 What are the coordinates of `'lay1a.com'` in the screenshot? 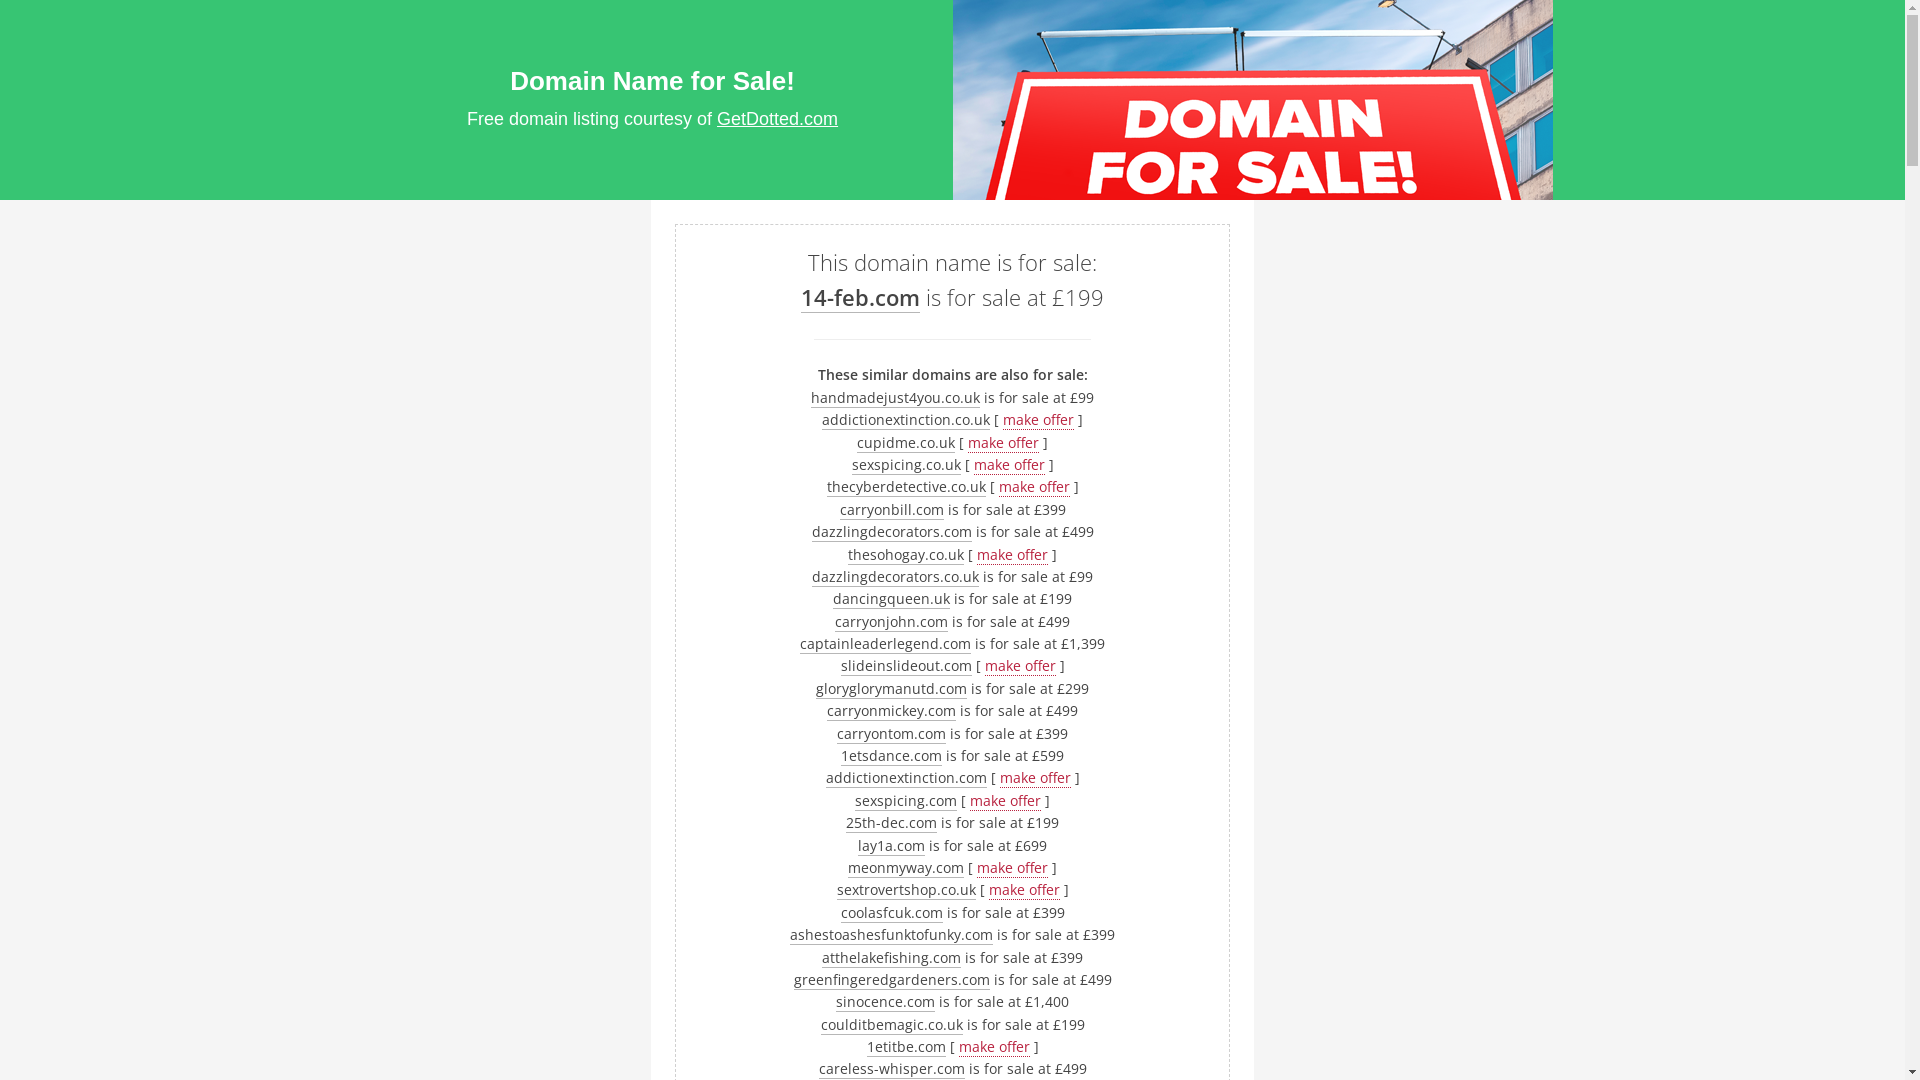 It's located at (890, 845).